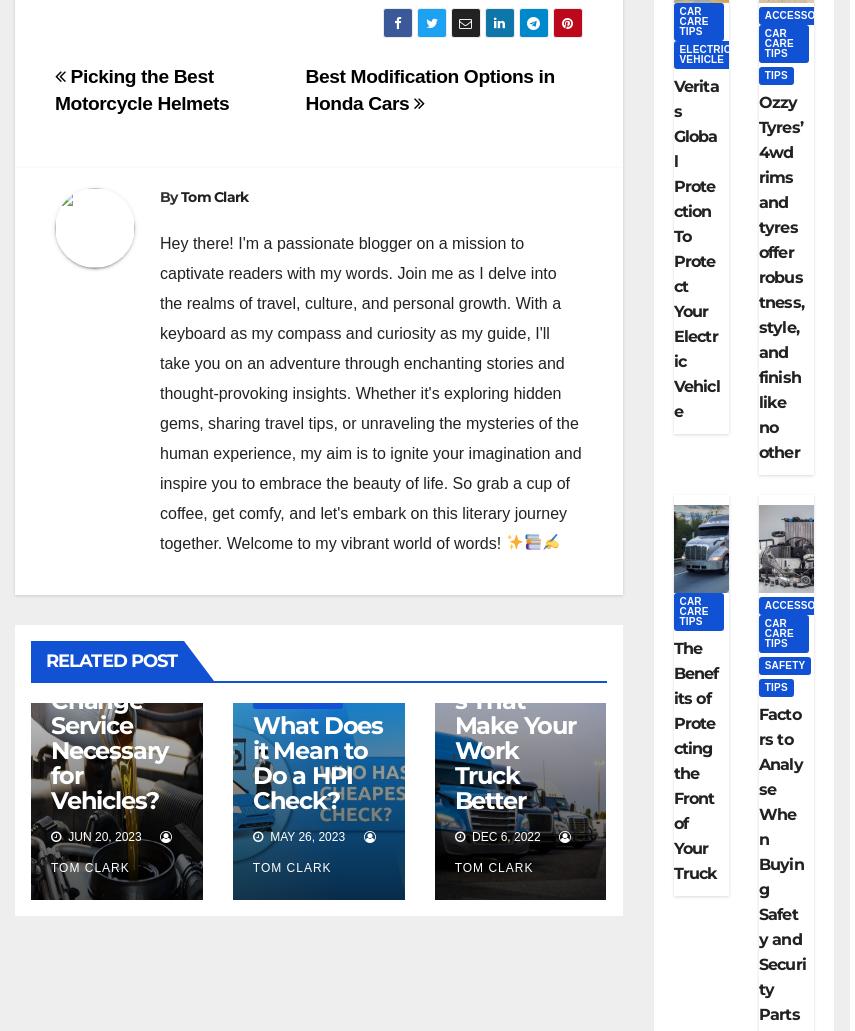 The width and height of the screenshot is (855, 1031). What do you see at coordinates (142, 90) in the screenshot?
I see `'Picking the Best Motorcycle Helmets'` at bounding box center [142, 90].